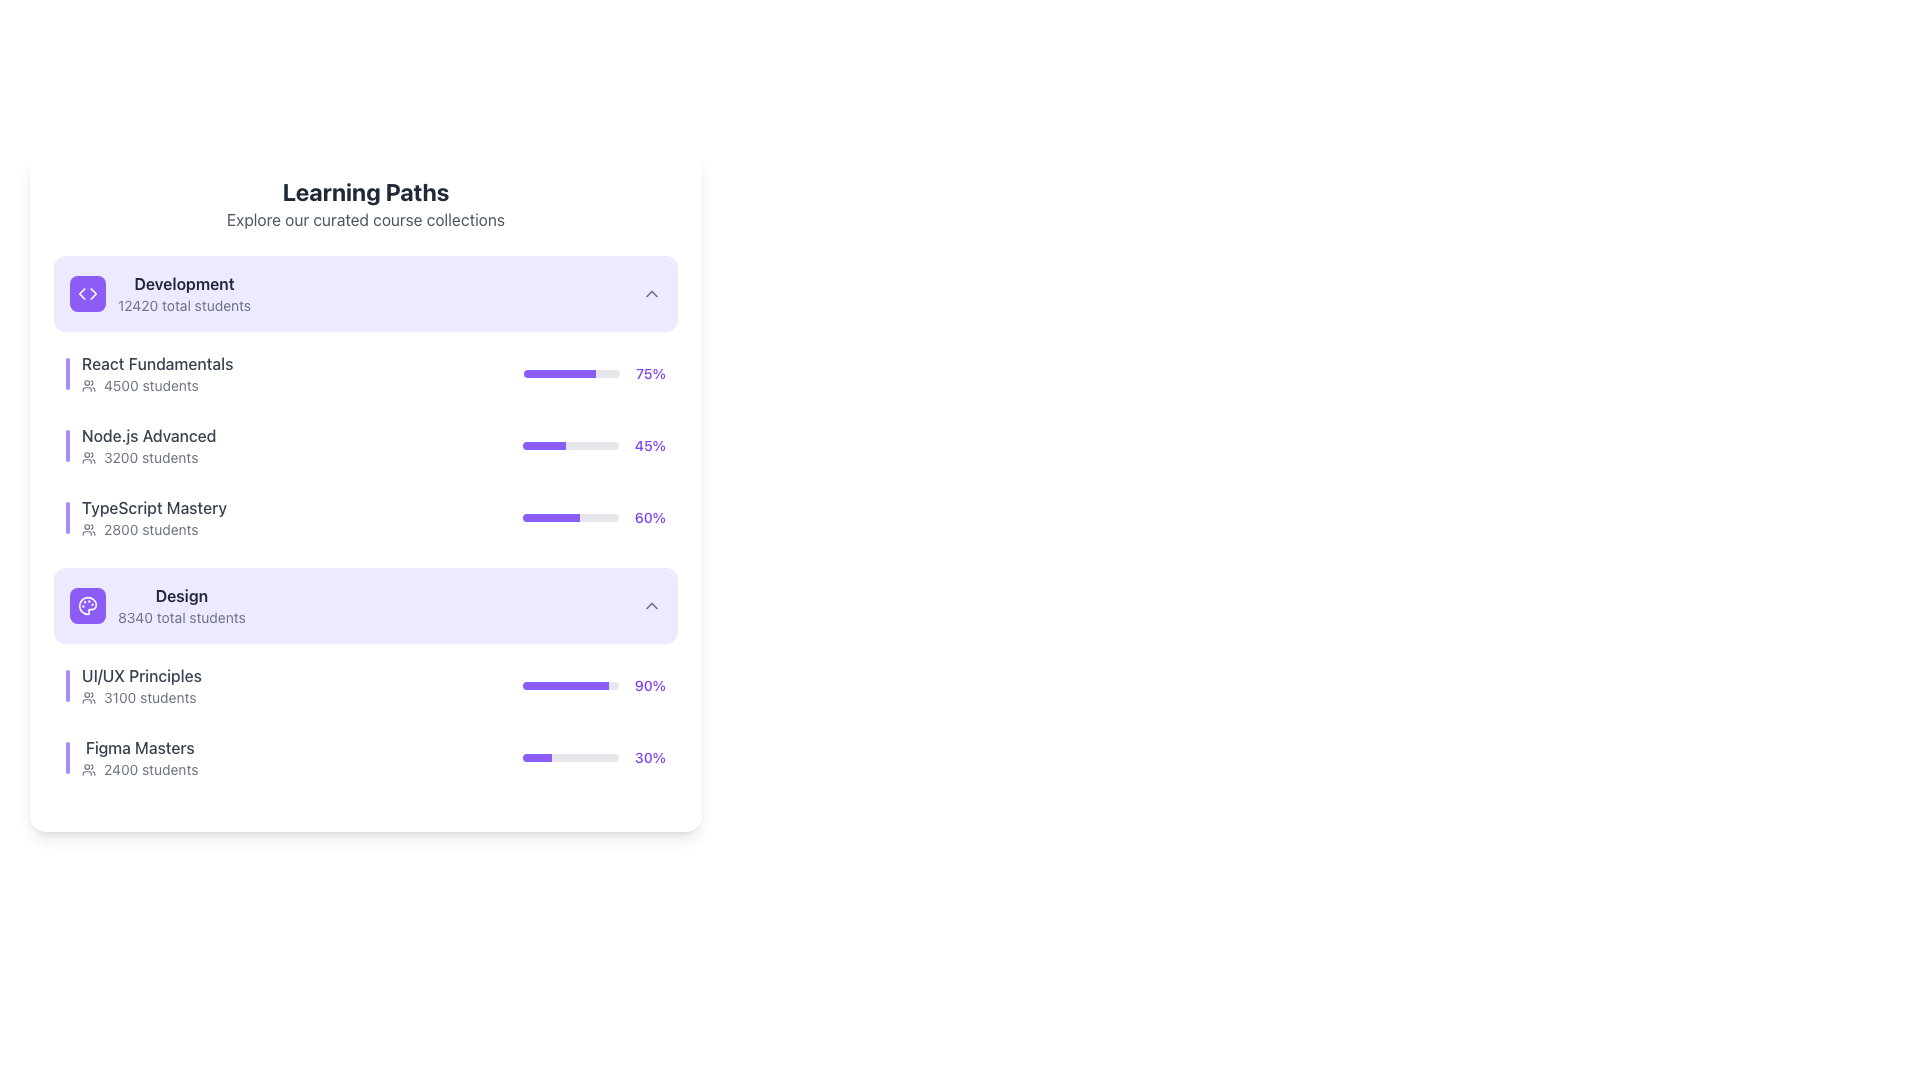  I want to click on progress, so click(547, 445).